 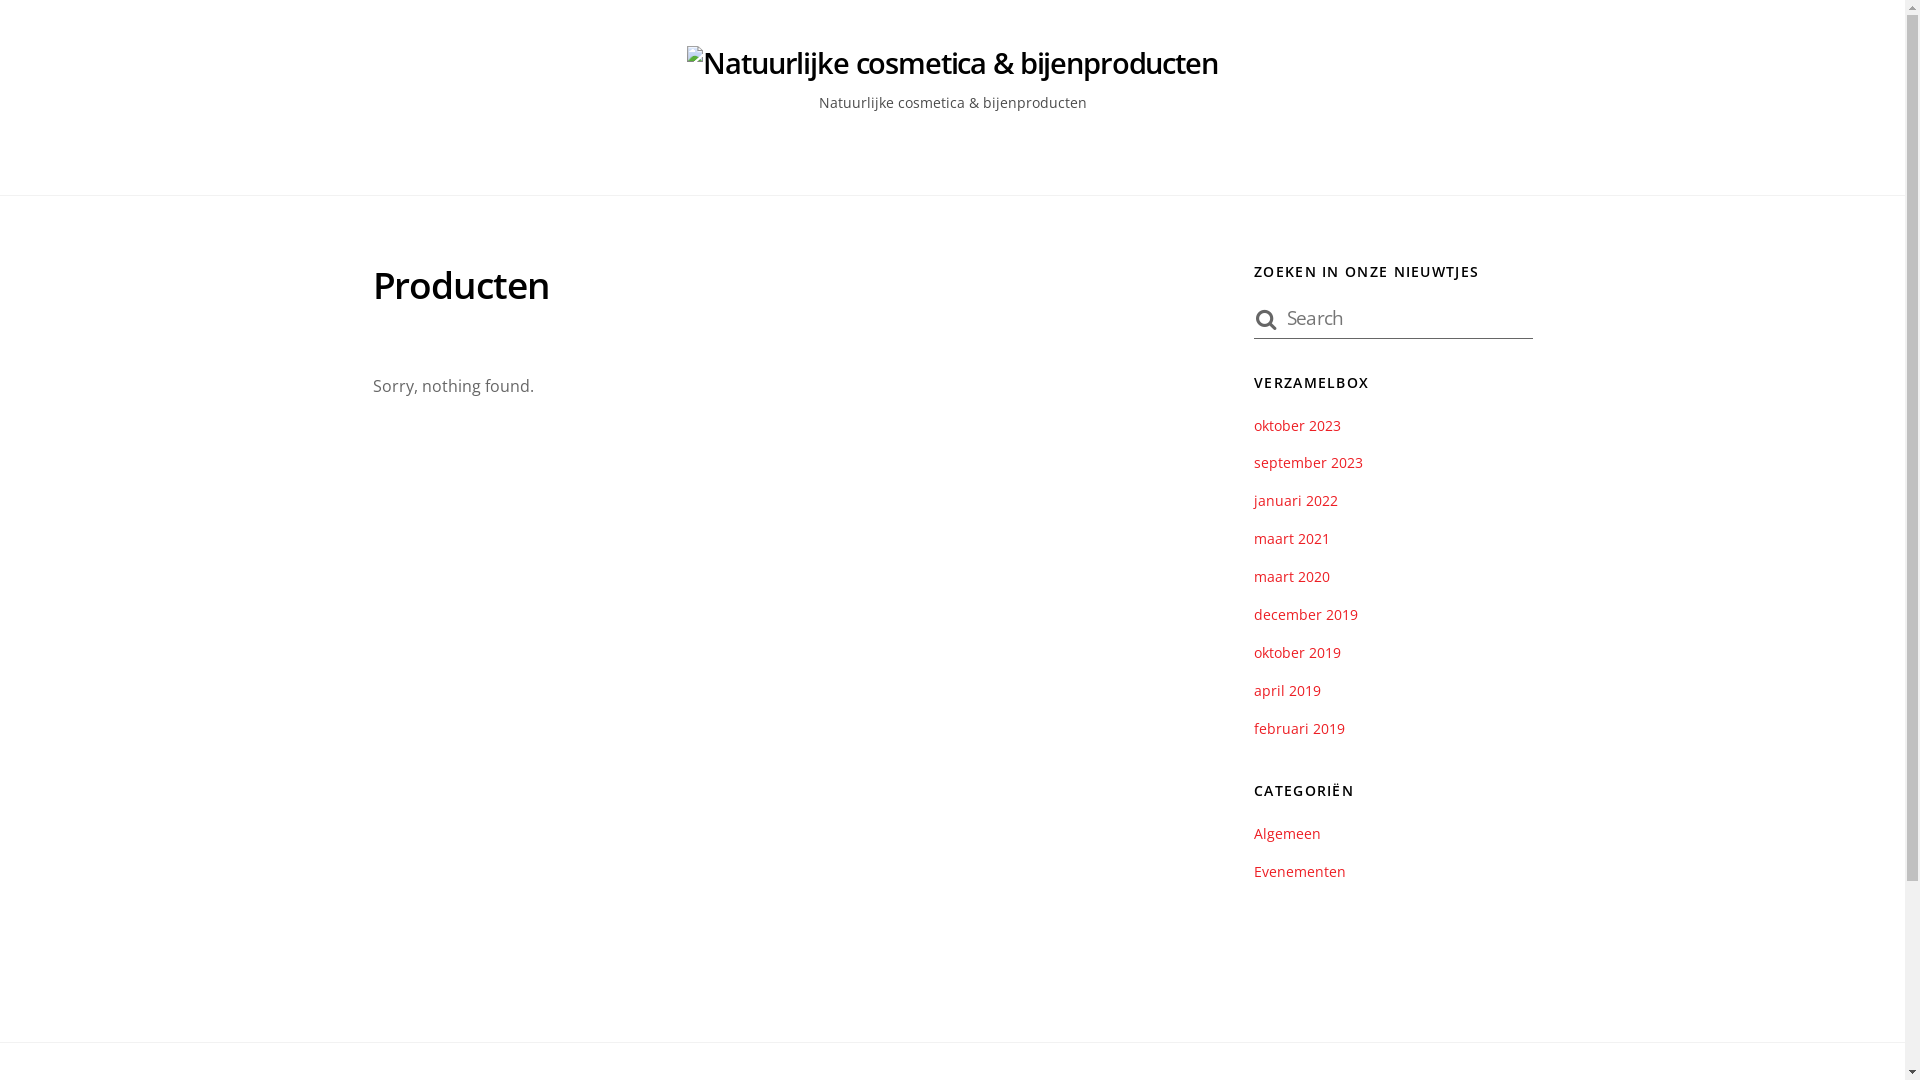 What do you see at coordinates (1252, 462) in the screenshot?
I see `'september 2023'` at bounding box center [1252, 462].